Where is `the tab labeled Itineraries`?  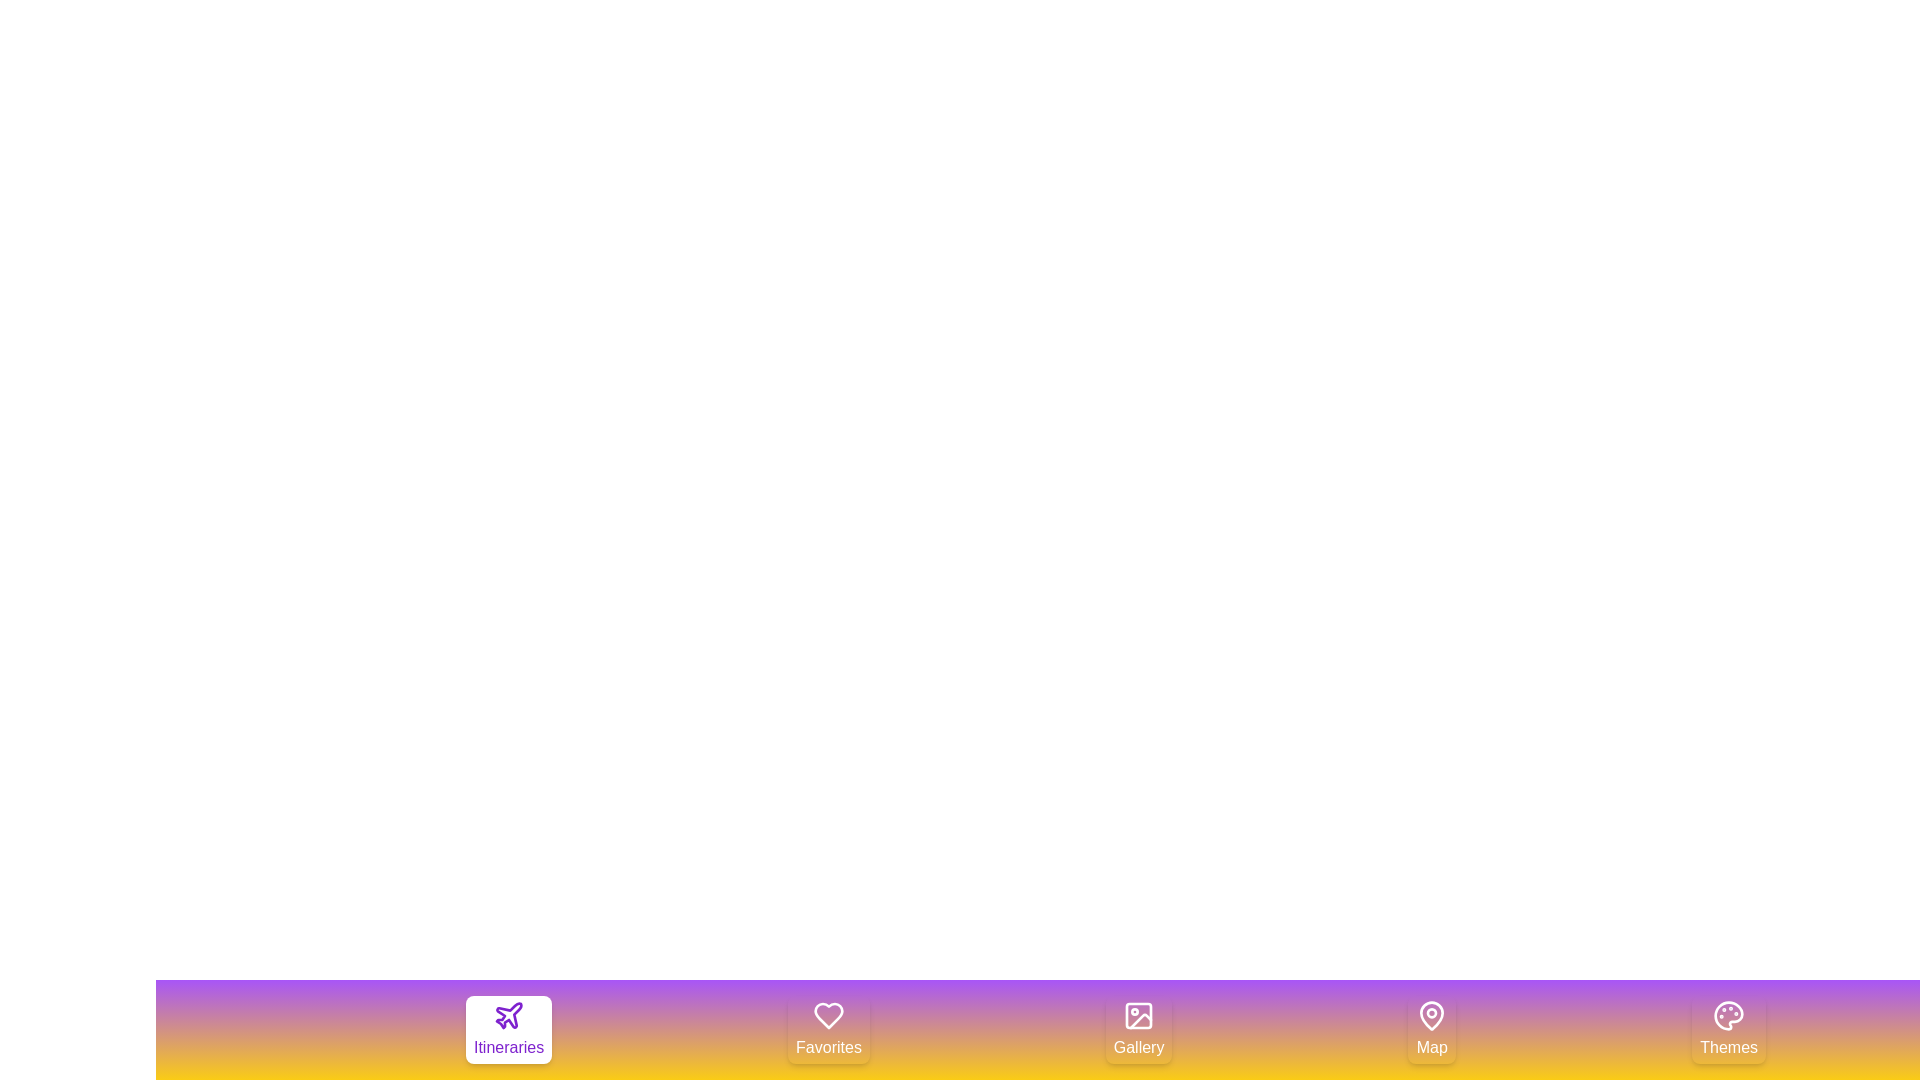
the tab labeled Itineraries is located at coordinates (508, 1029).